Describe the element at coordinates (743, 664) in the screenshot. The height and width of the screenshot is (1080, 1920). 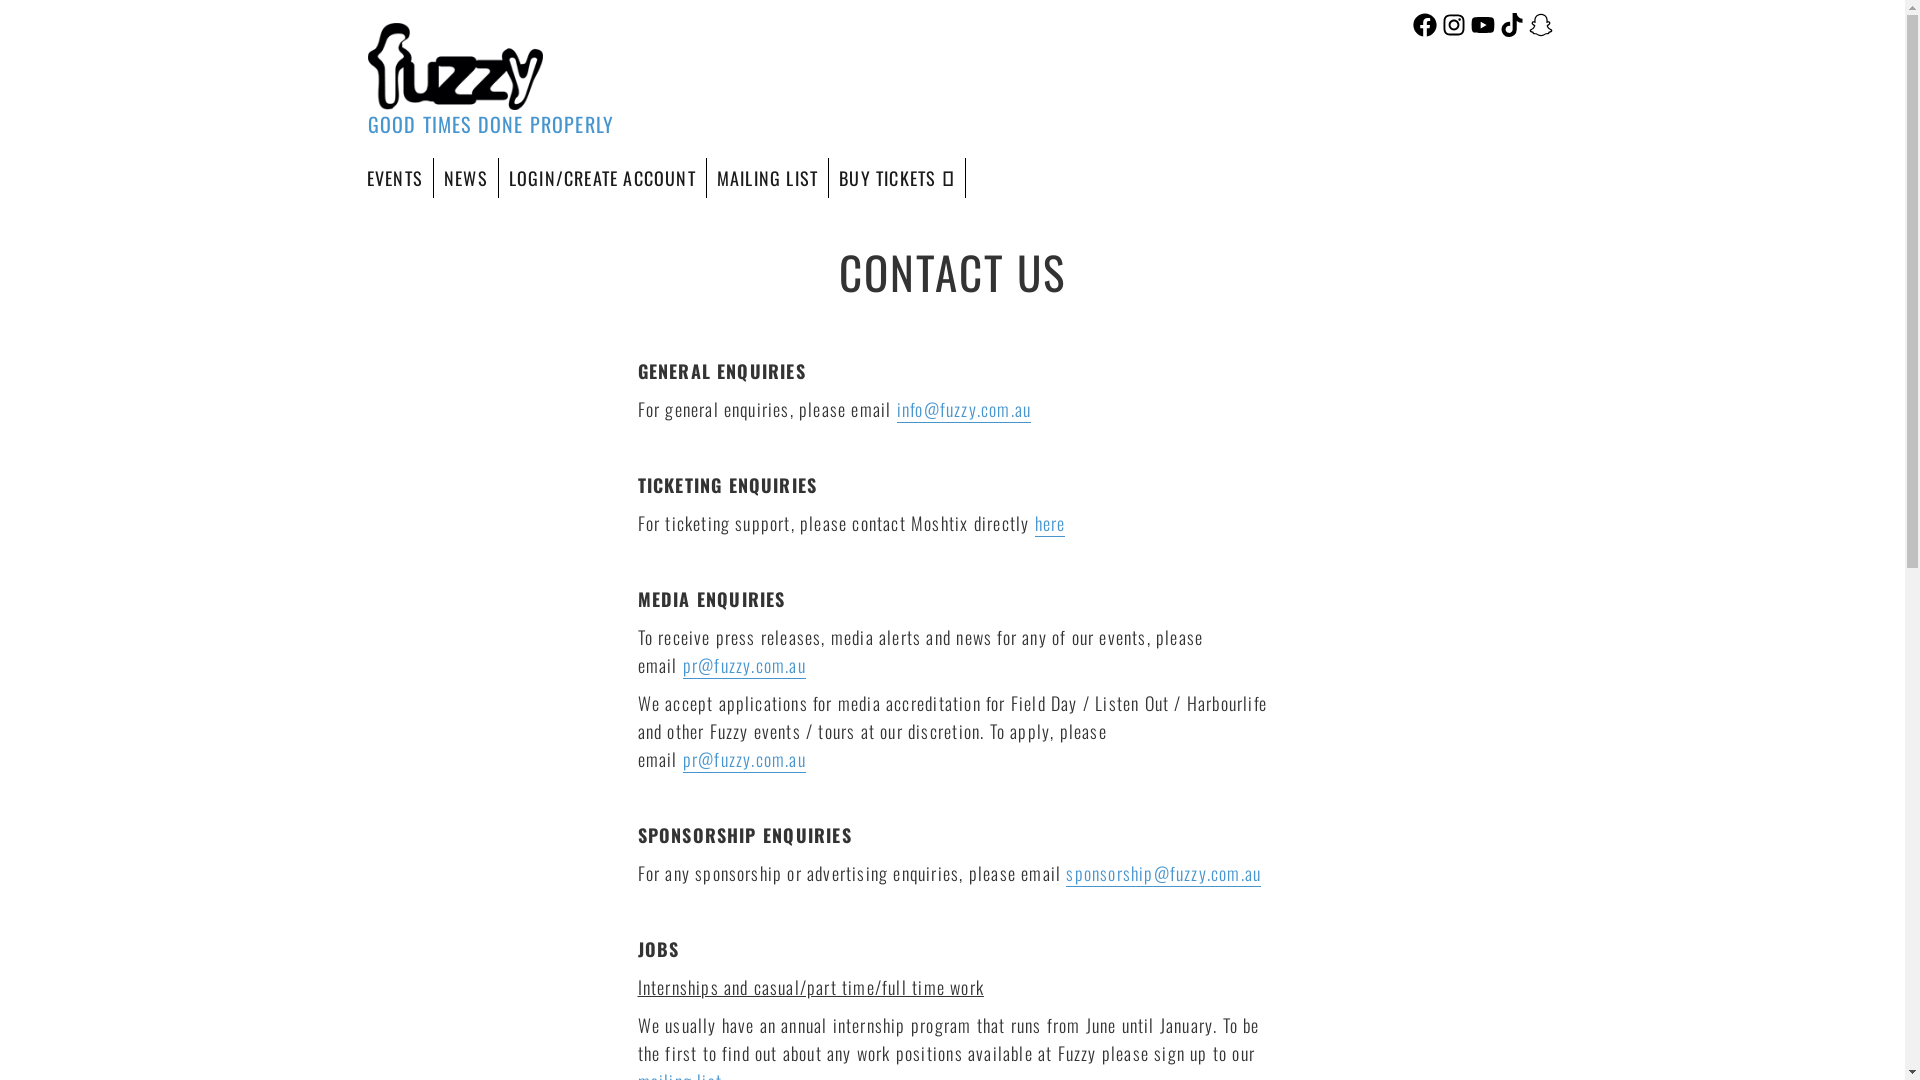
I see `'pr@fuzzy.com.au'` at that location.